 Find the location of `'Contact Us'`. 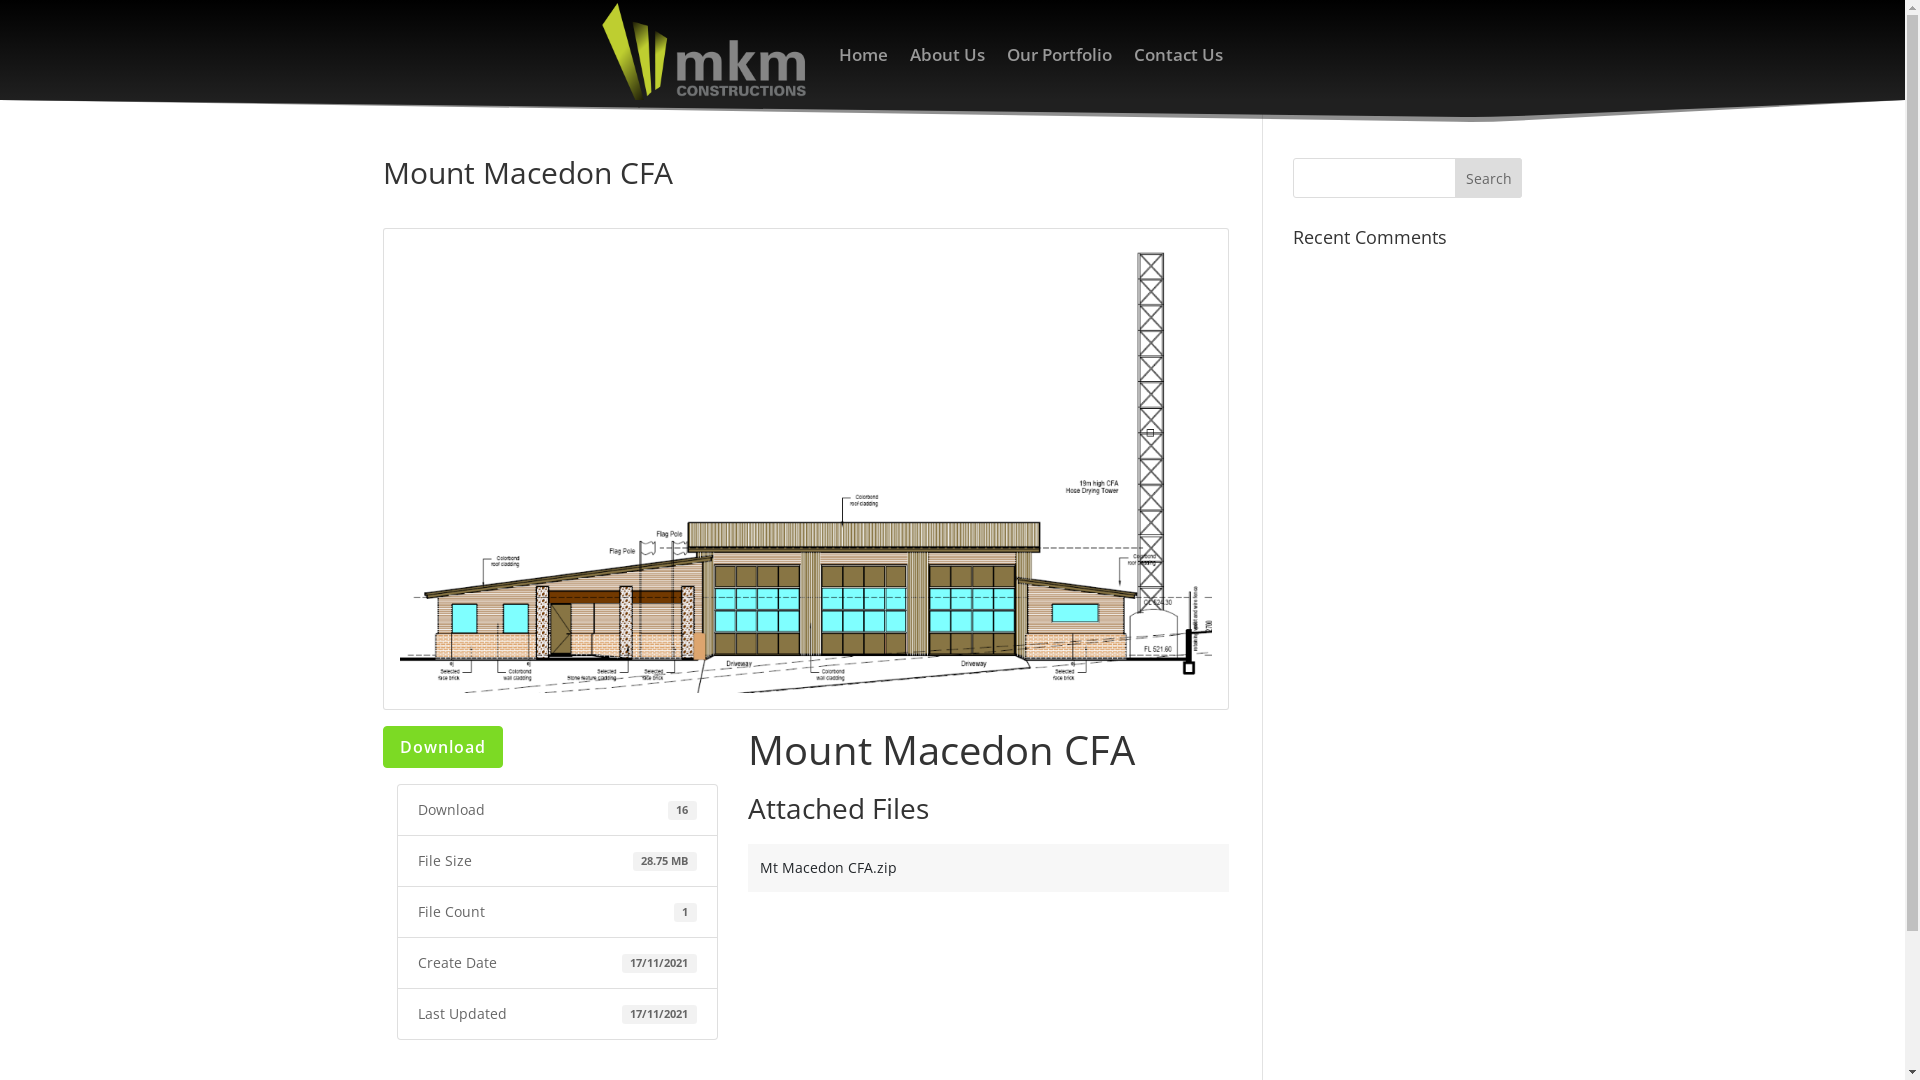

'Contact Us' is located at coordinates (1133, 54).